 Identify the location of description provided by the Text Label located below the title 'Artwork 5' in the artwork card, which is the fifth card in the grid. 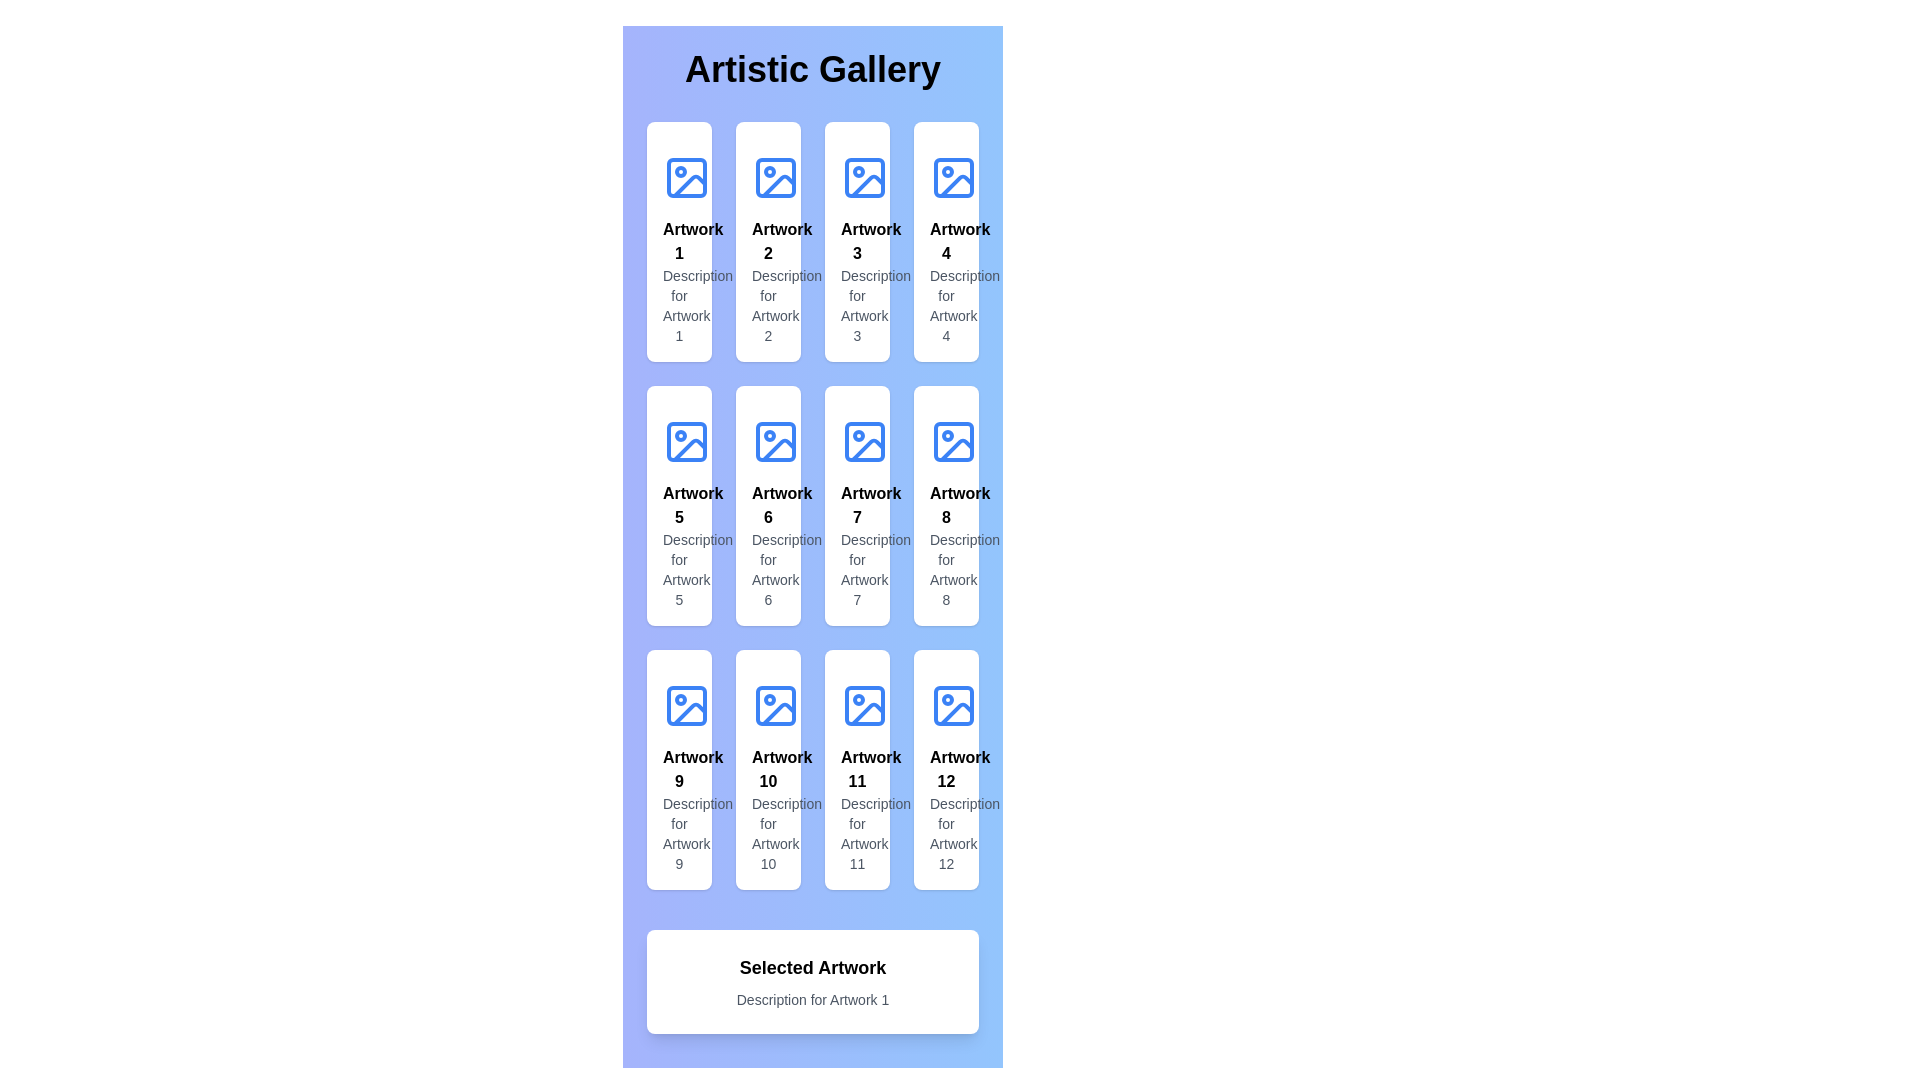
(679, 570).